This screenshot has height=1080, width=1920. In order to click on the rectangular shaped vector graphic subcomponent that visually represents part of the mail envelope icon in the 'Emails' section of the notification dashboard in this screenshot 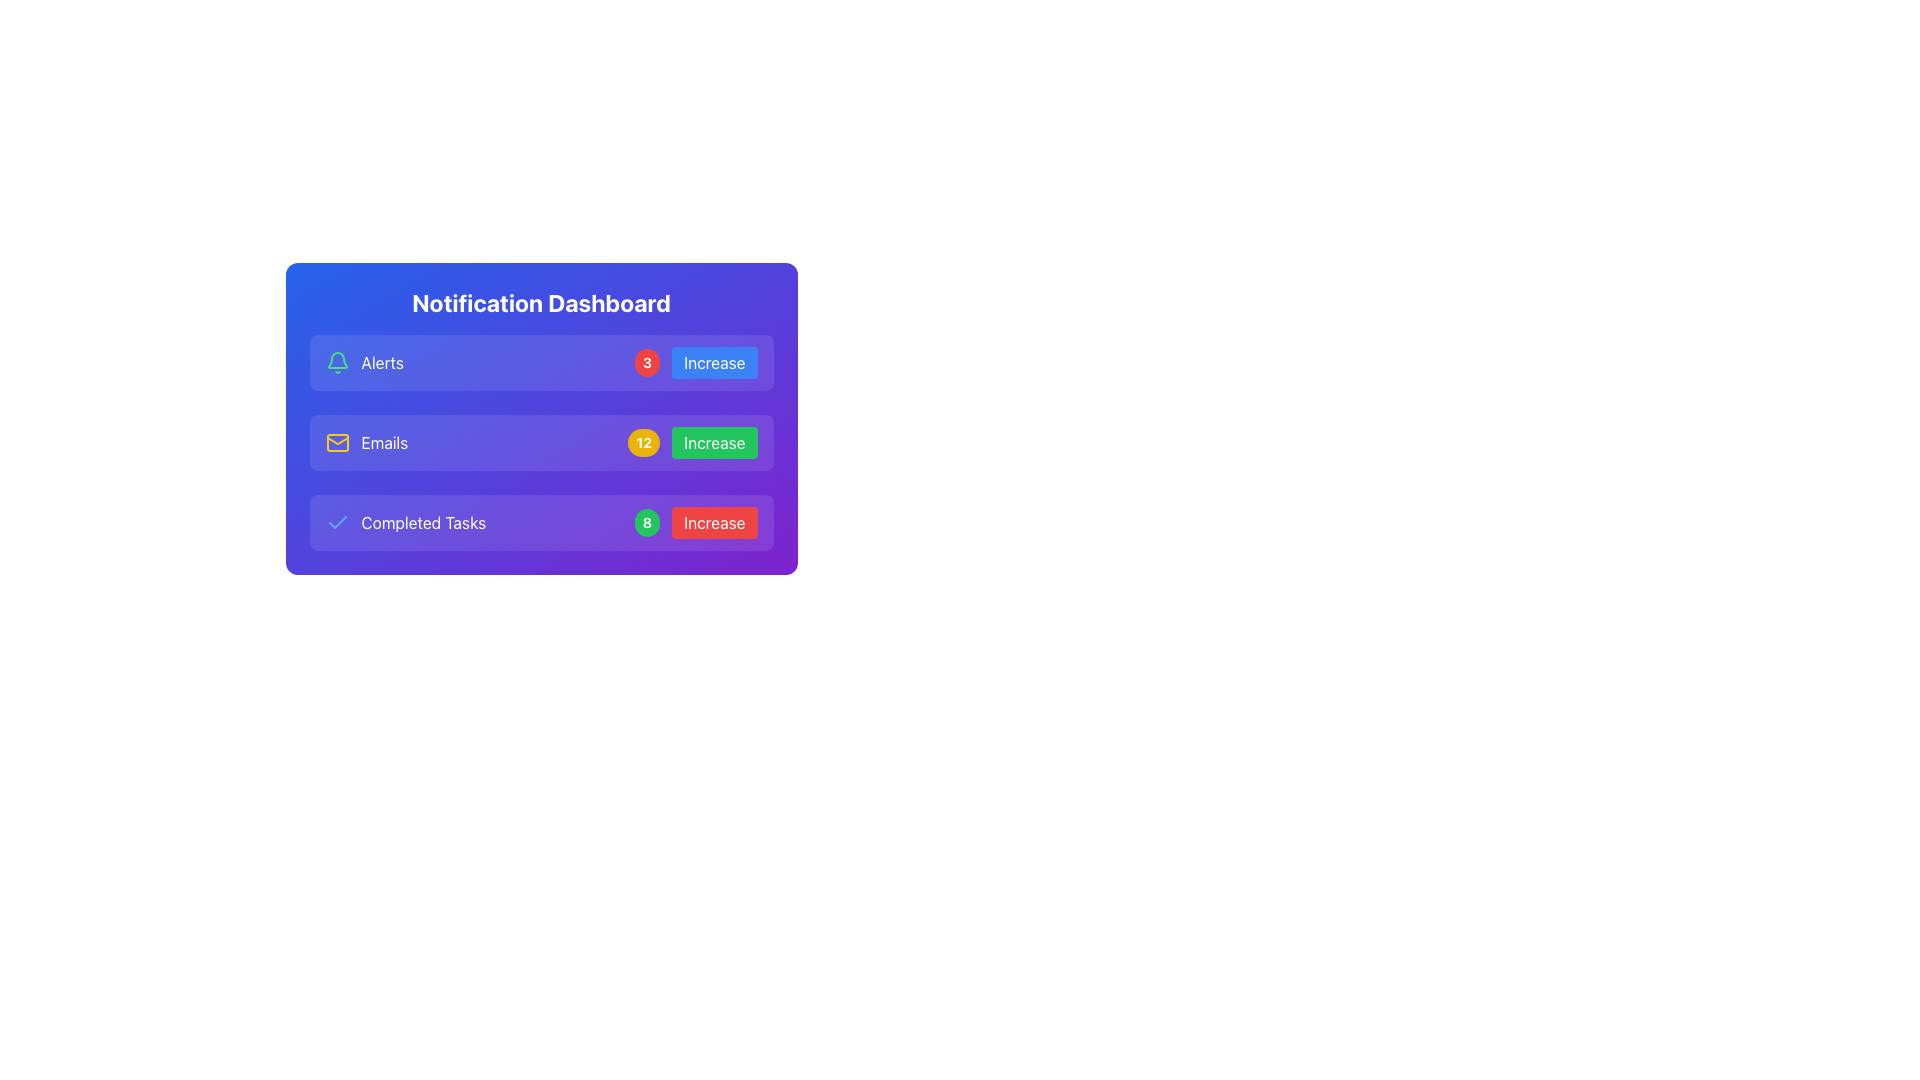, I will do `click(337, 442)`.